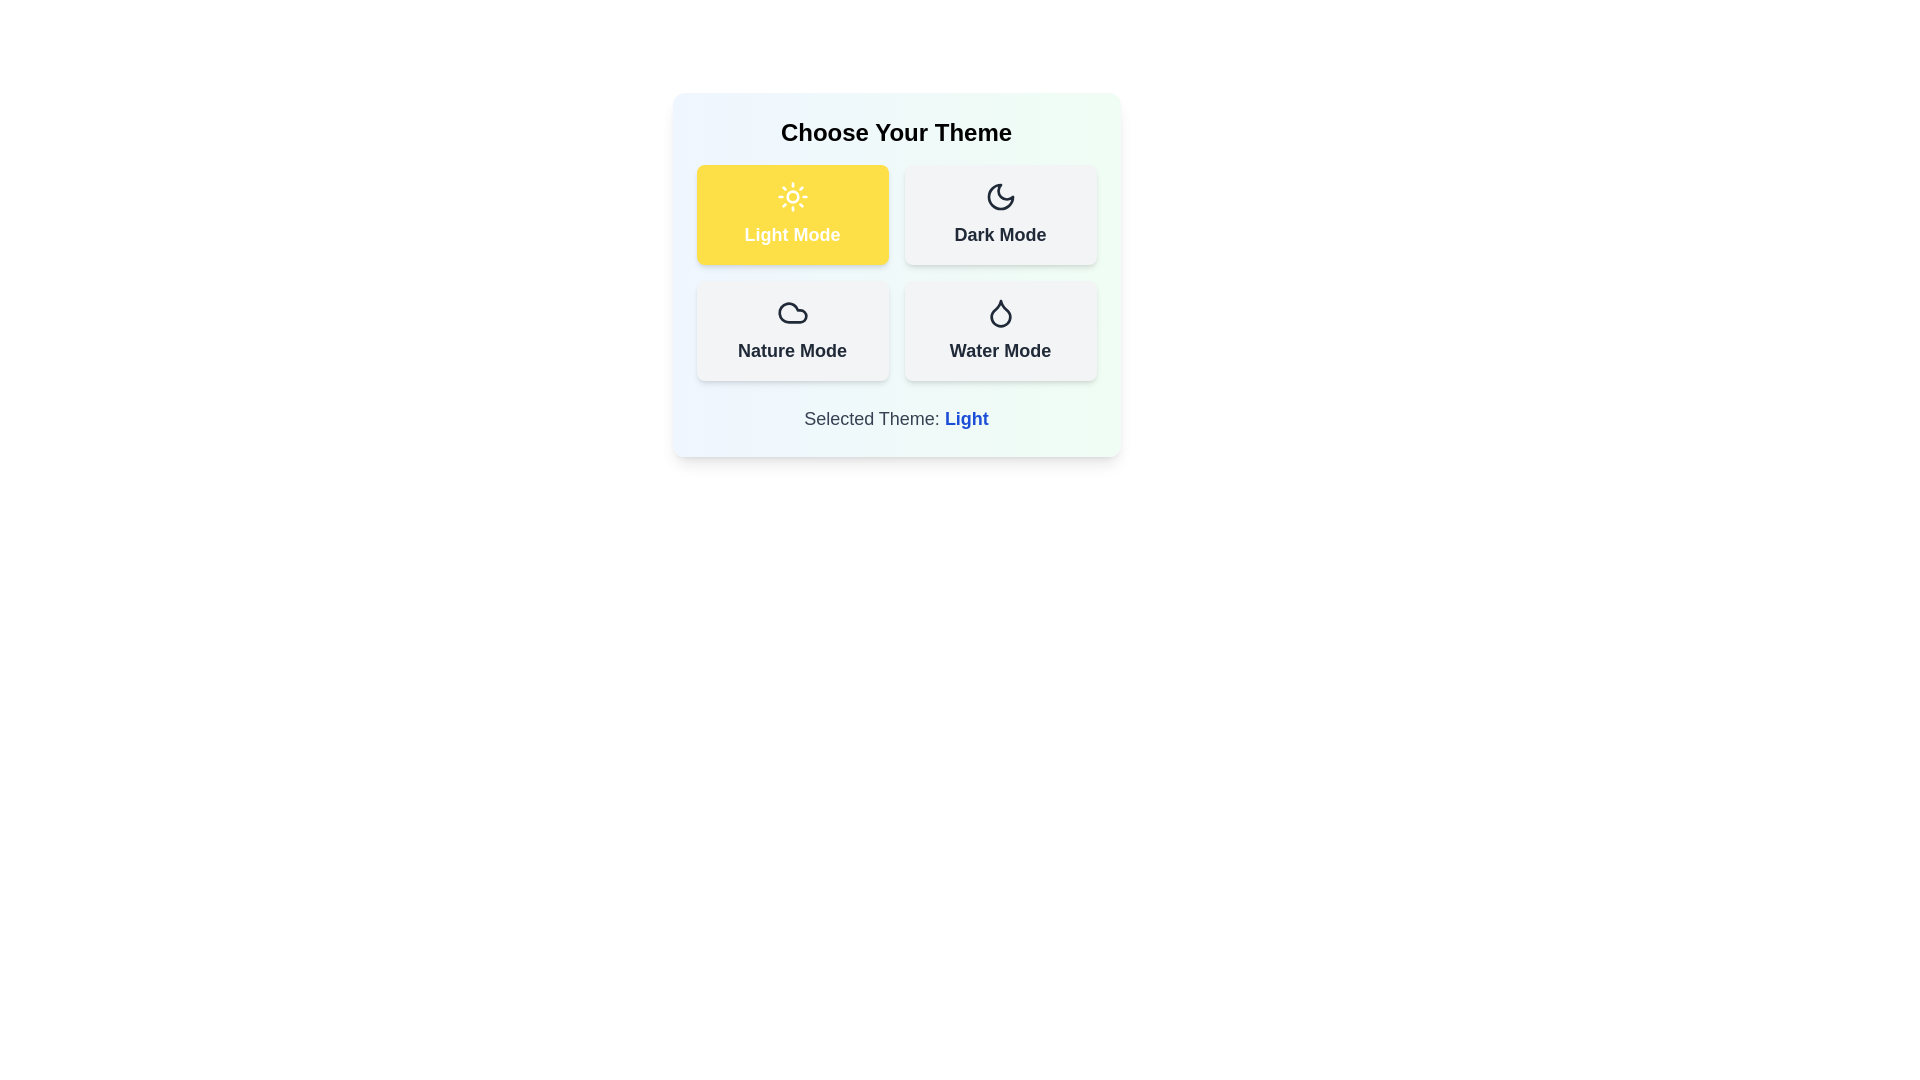 The height and width of the screenshot is (1080, 1920). I want to click on the theme by clicking on the corresponding button. The parameter Nature Mode specifies the theme to select, so click(791, 330).